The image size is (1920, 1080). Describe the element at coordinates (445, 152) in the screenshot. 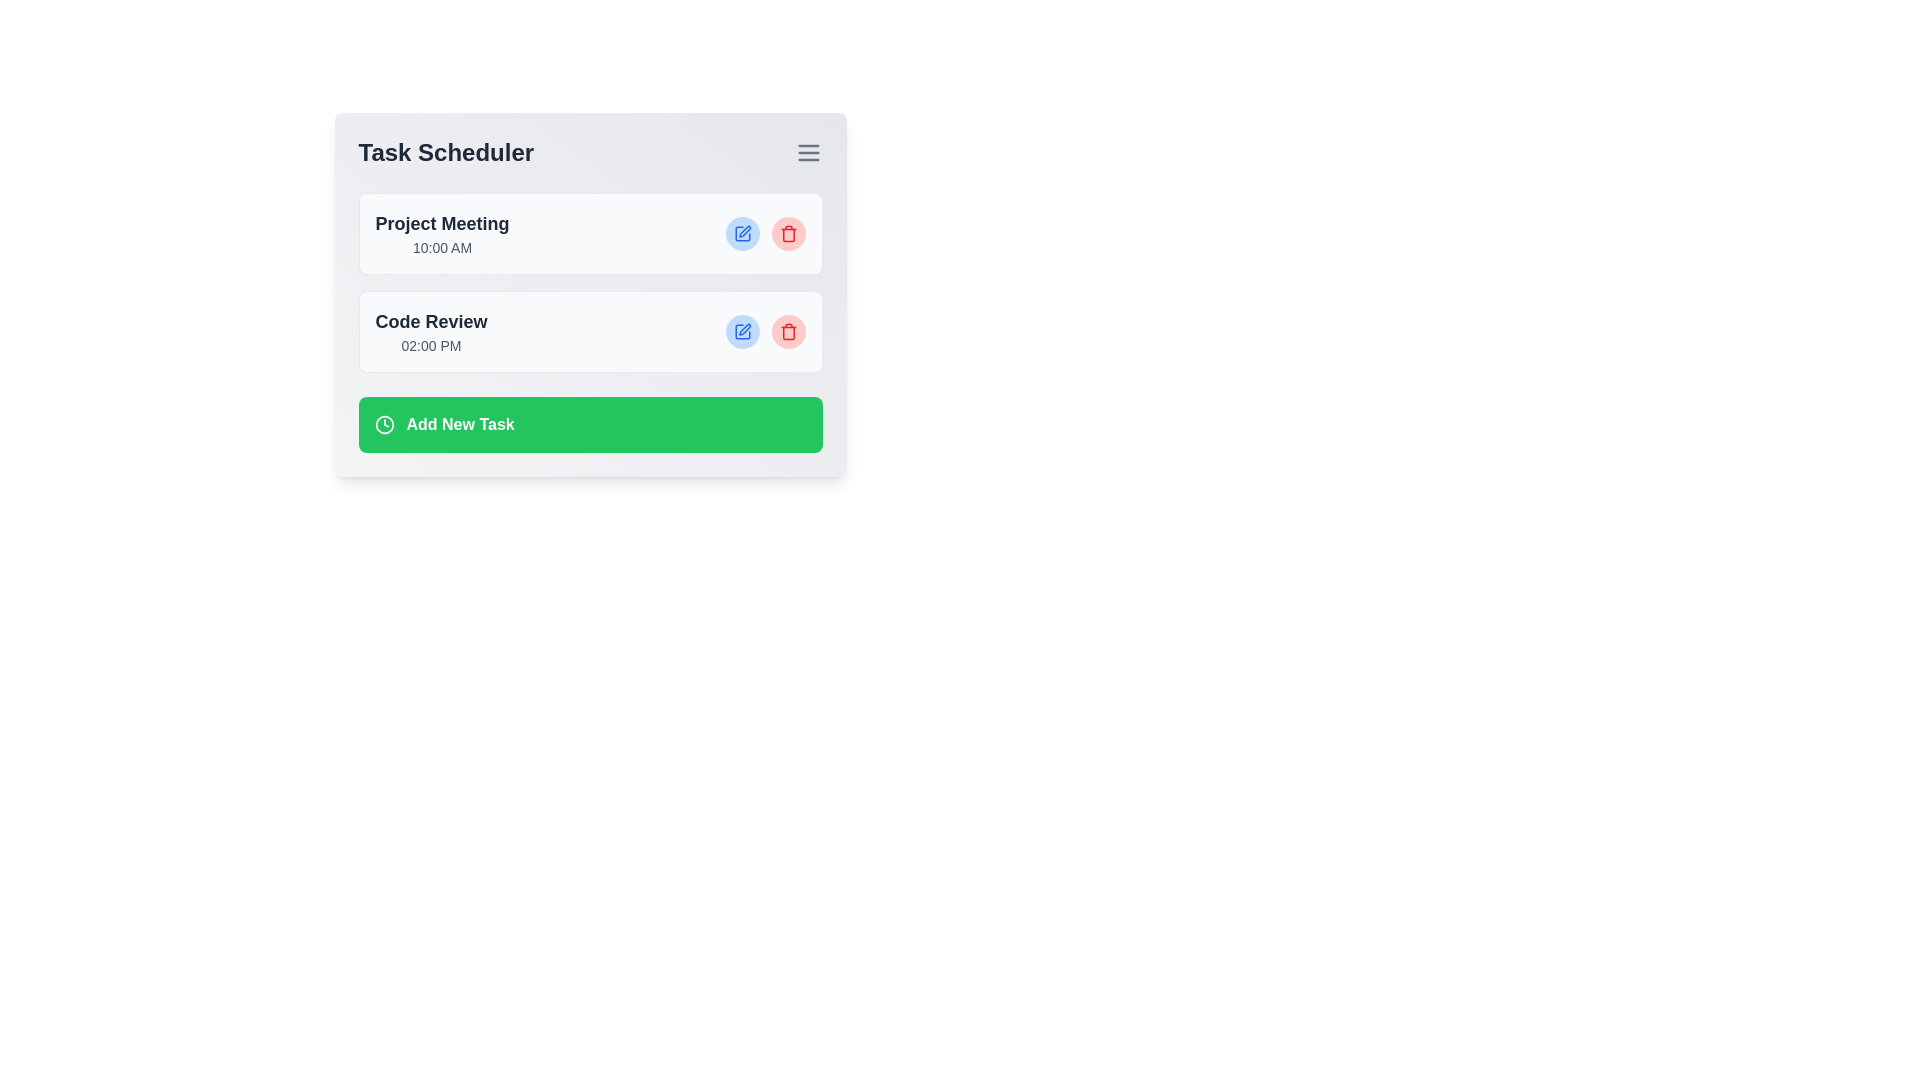

I see `the 'Task Scheduler' text label, which is styled in bold 2xl font and dark gray color, located at the upper left section of the interface` at that location.